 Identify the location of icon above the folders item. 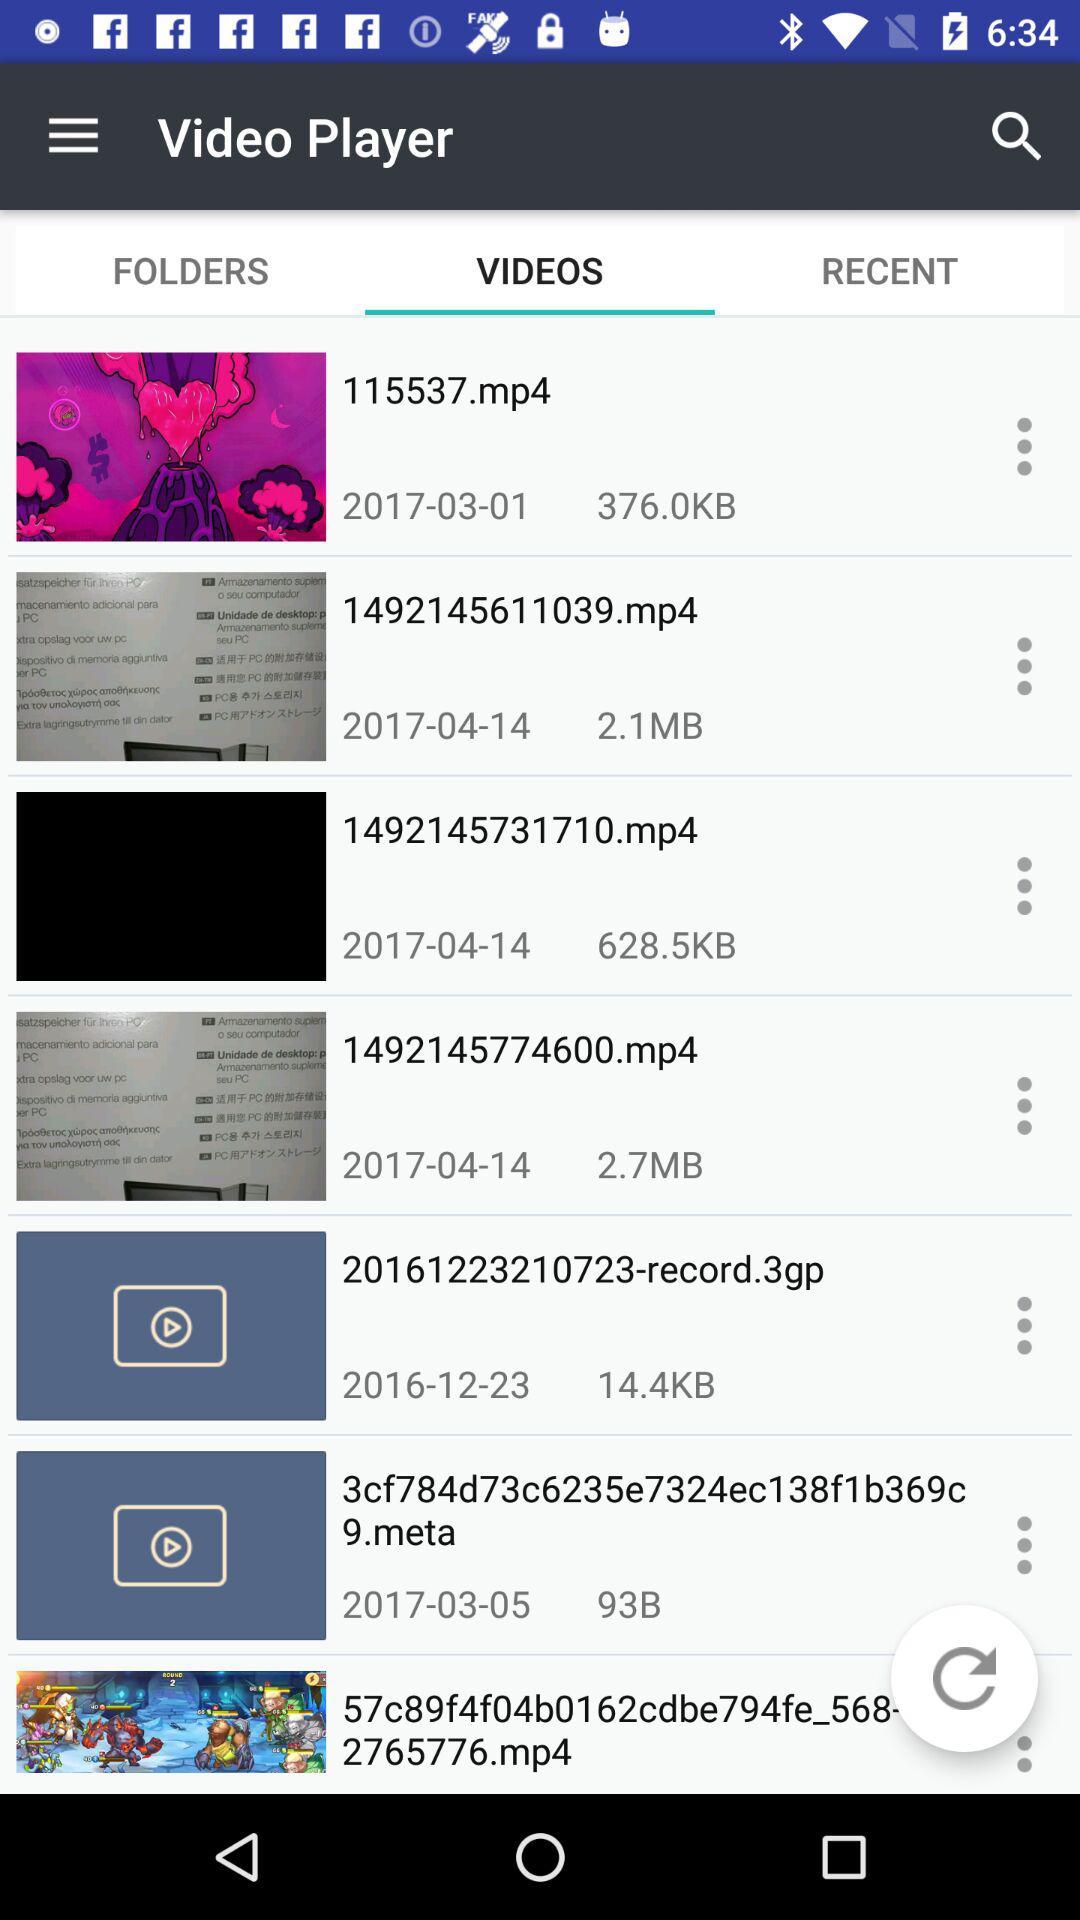
(72, 135).